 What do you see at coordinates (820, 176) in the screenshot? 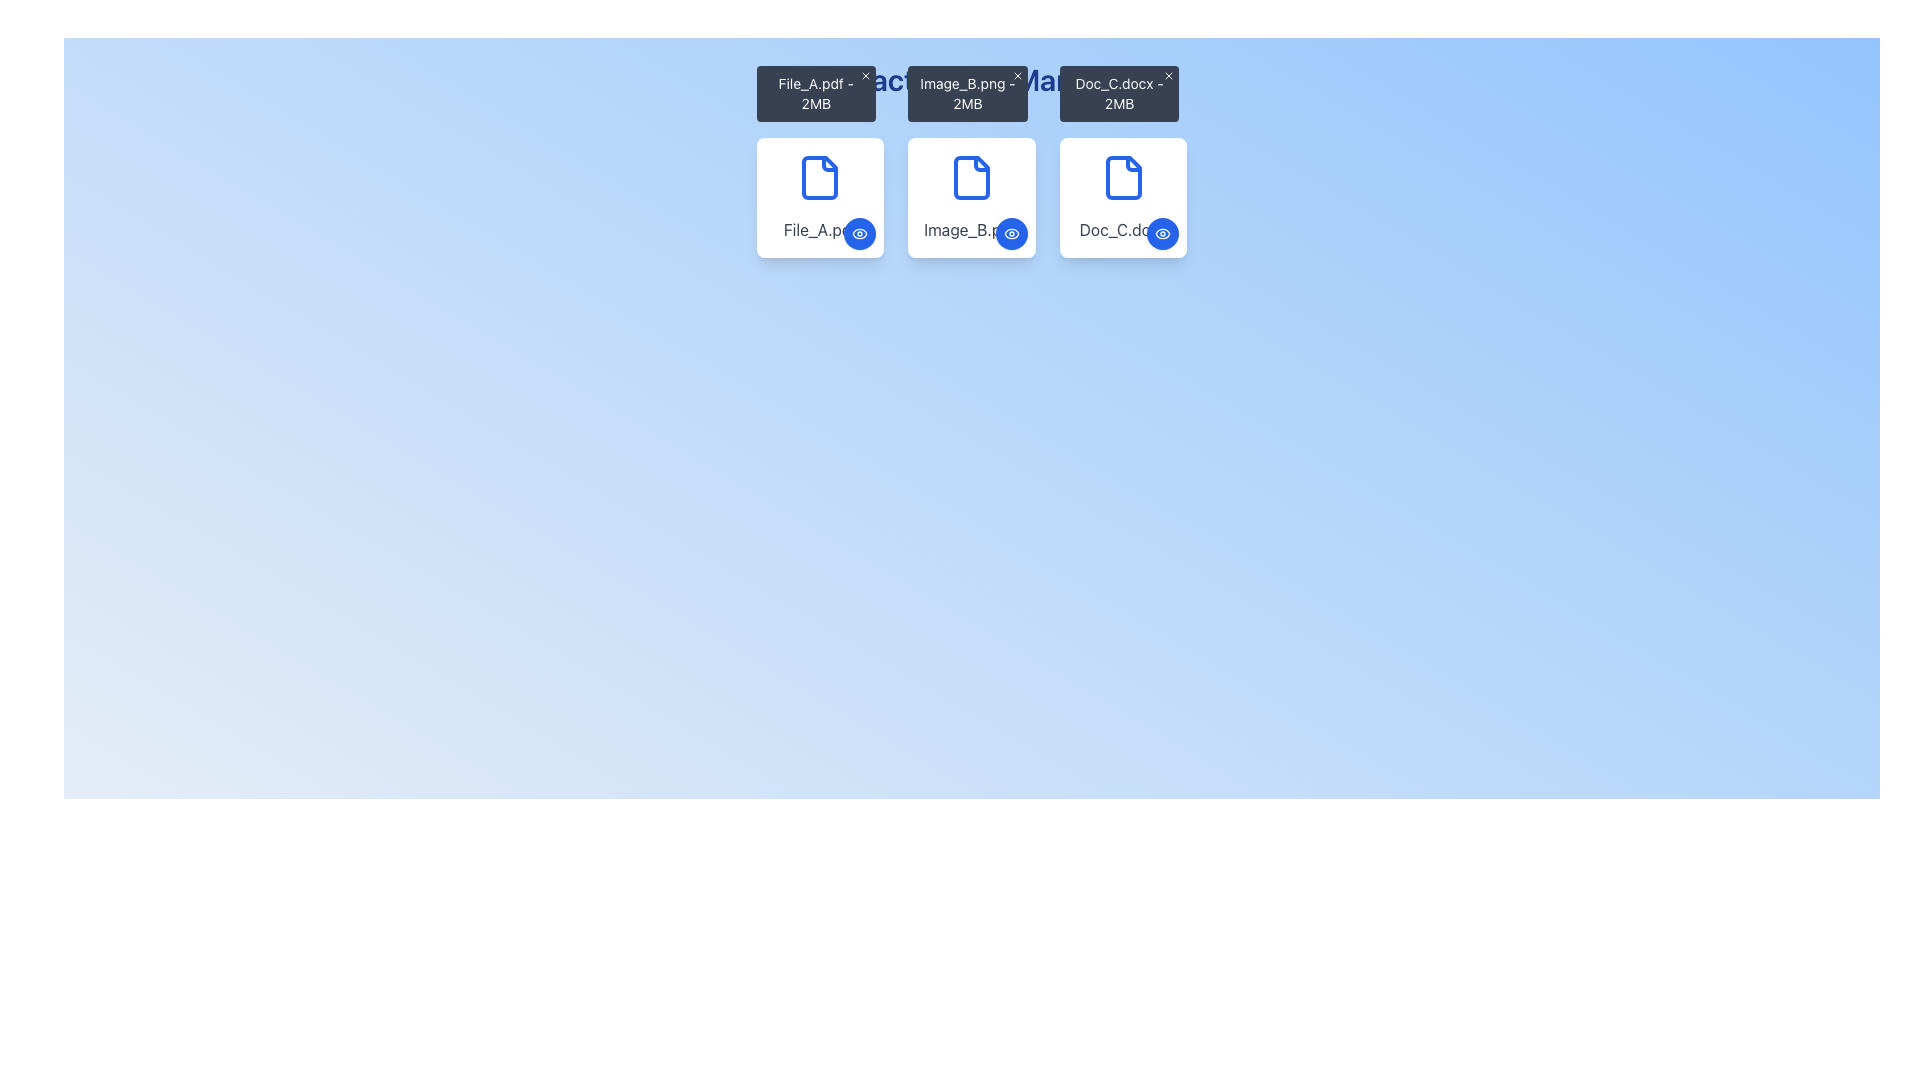
I see `the document icon representing 'File_A.pdf' within the first file card, which is styled with a blue outline and has a folded corner on the top-right` at bounding box center [820, 176].